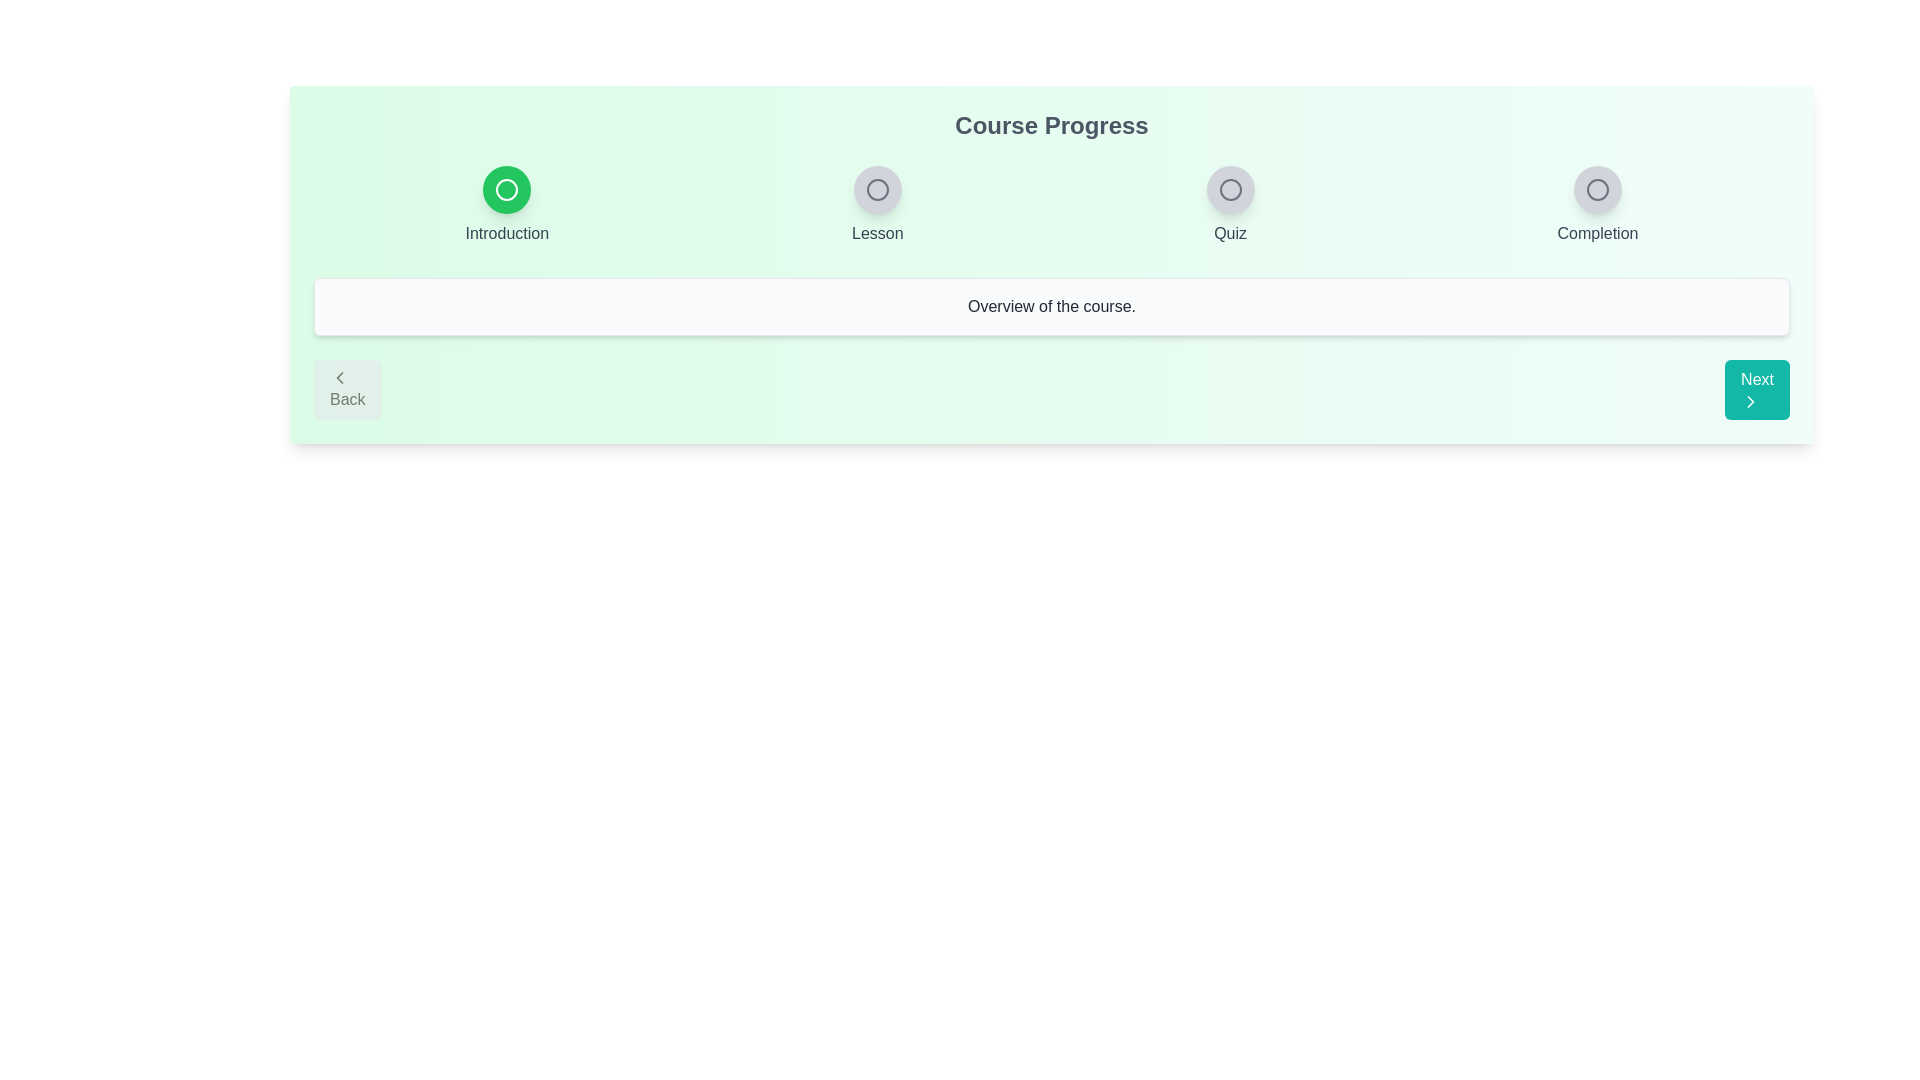  I want to click on the step indicator labeled Quiz to view its state, so click(1228, 205).